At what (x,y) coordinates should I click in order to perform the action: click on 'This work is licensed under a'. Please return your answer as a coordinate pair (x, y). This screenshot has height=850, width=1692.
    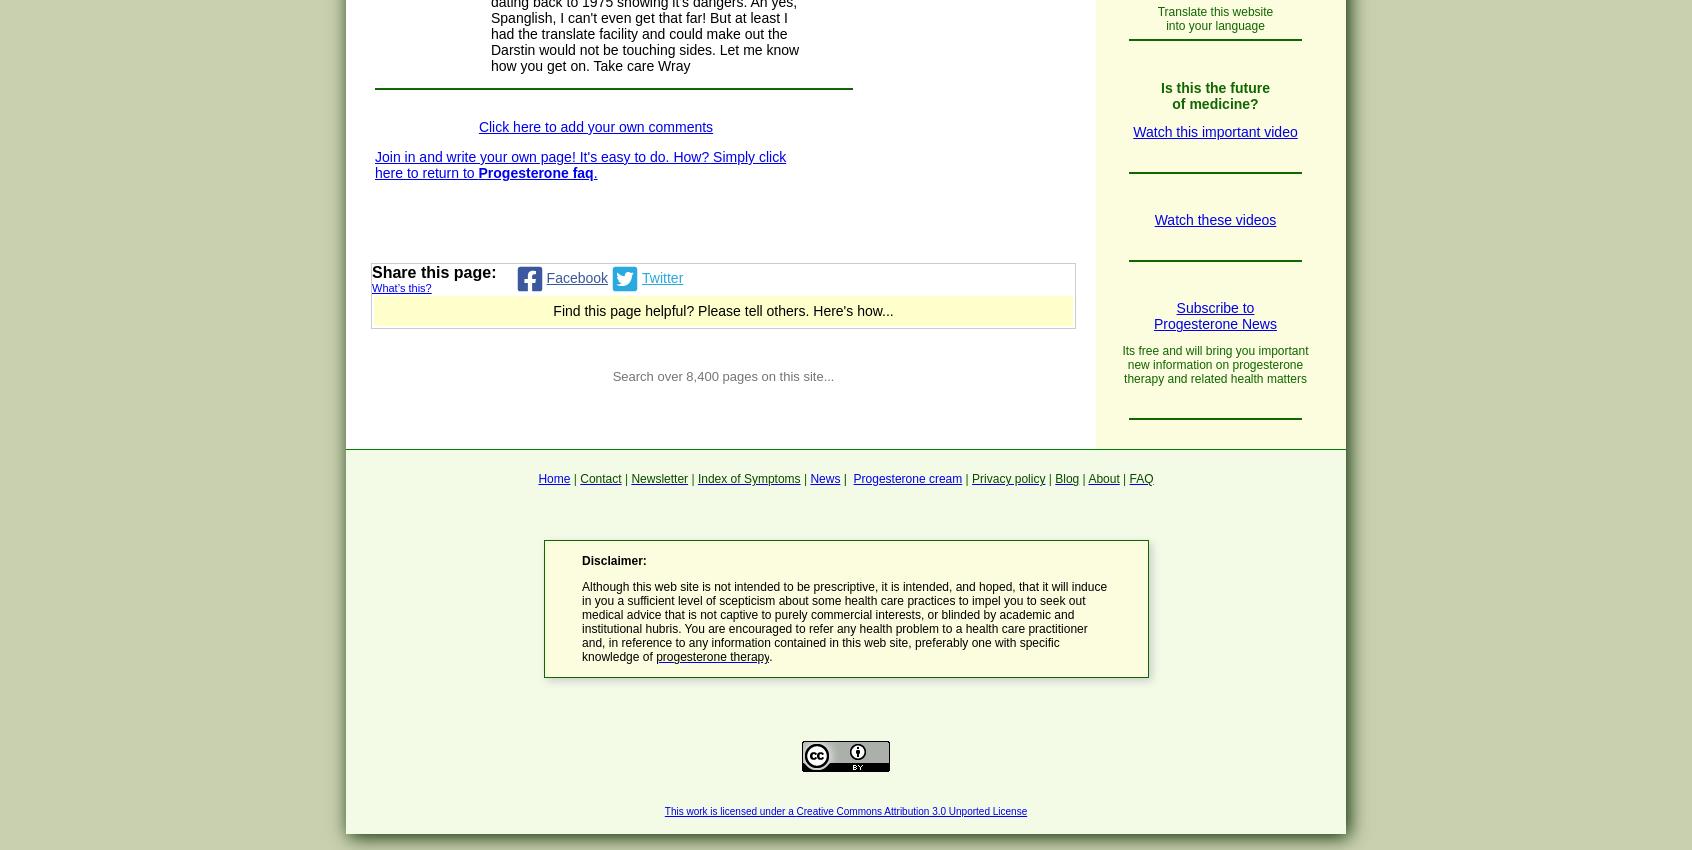
    Looking at the image, I should click on (728, 811).